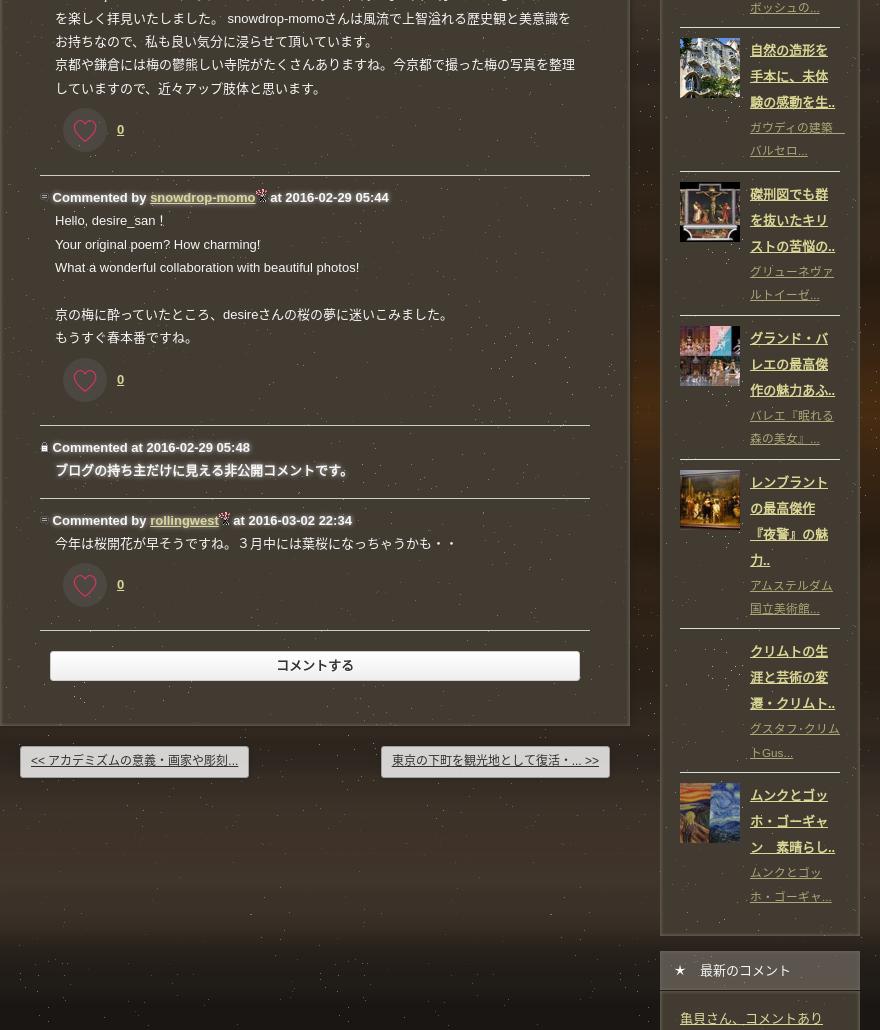  I want to click on 'snowdrop-momo', so click(149, 197).